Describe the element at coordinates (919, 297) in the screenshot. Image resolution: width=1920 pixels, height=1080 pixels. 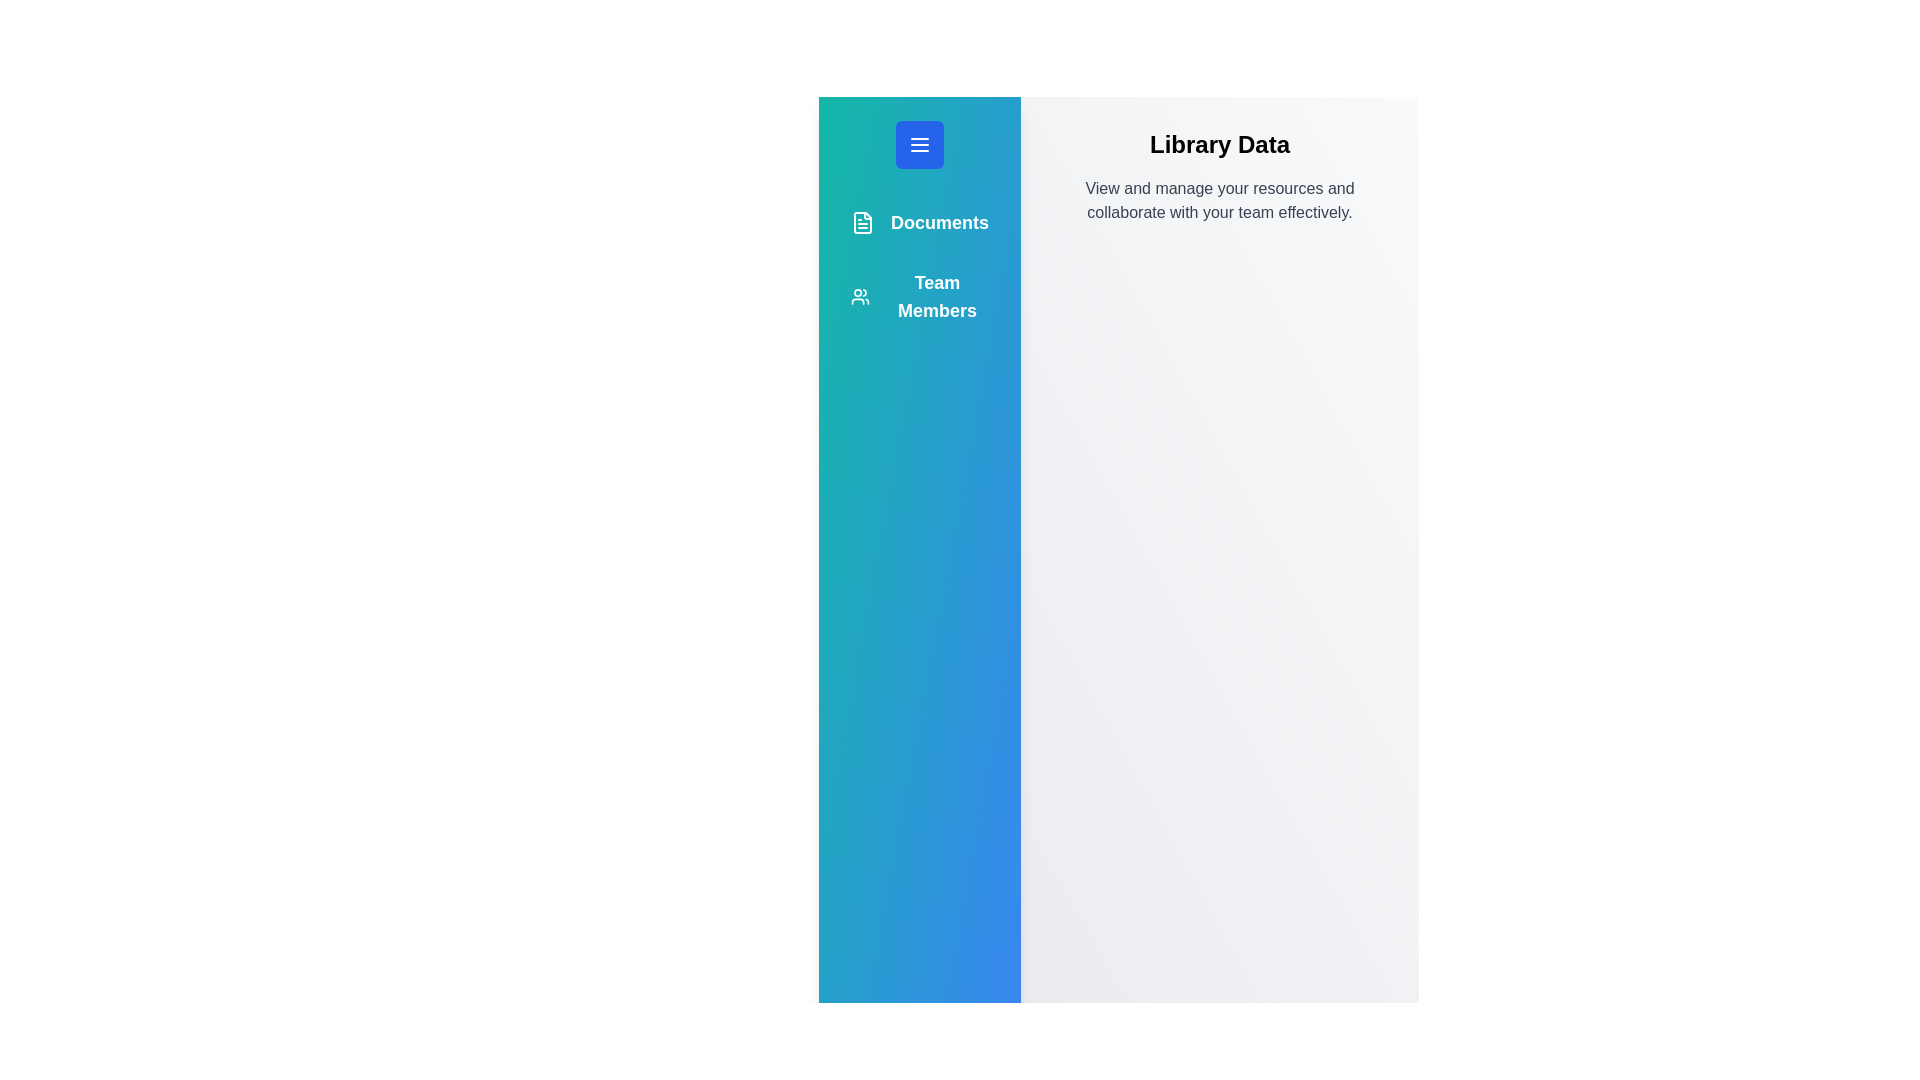
I see `the library section labeled Team Members` at that location.